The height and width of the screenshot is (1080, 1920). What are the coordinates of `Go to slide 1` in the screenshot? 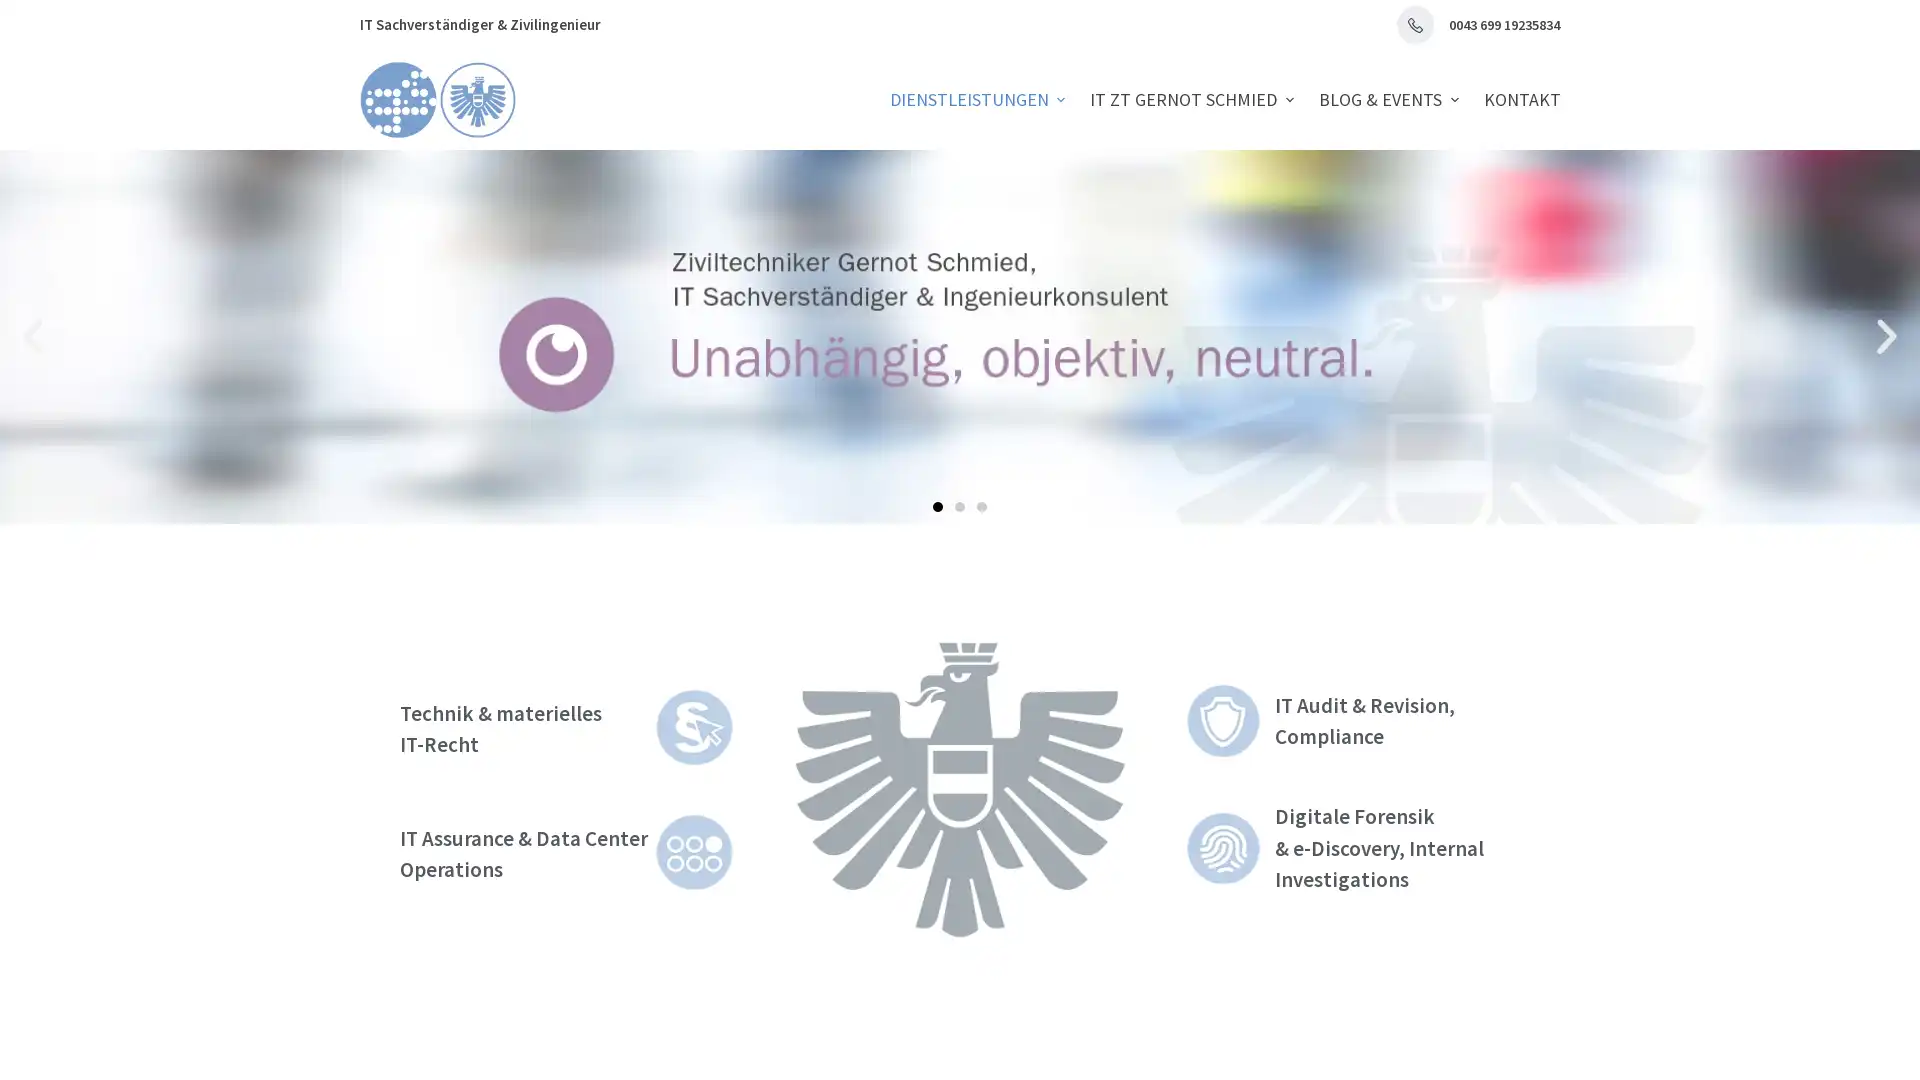 It's located at (936, 504).